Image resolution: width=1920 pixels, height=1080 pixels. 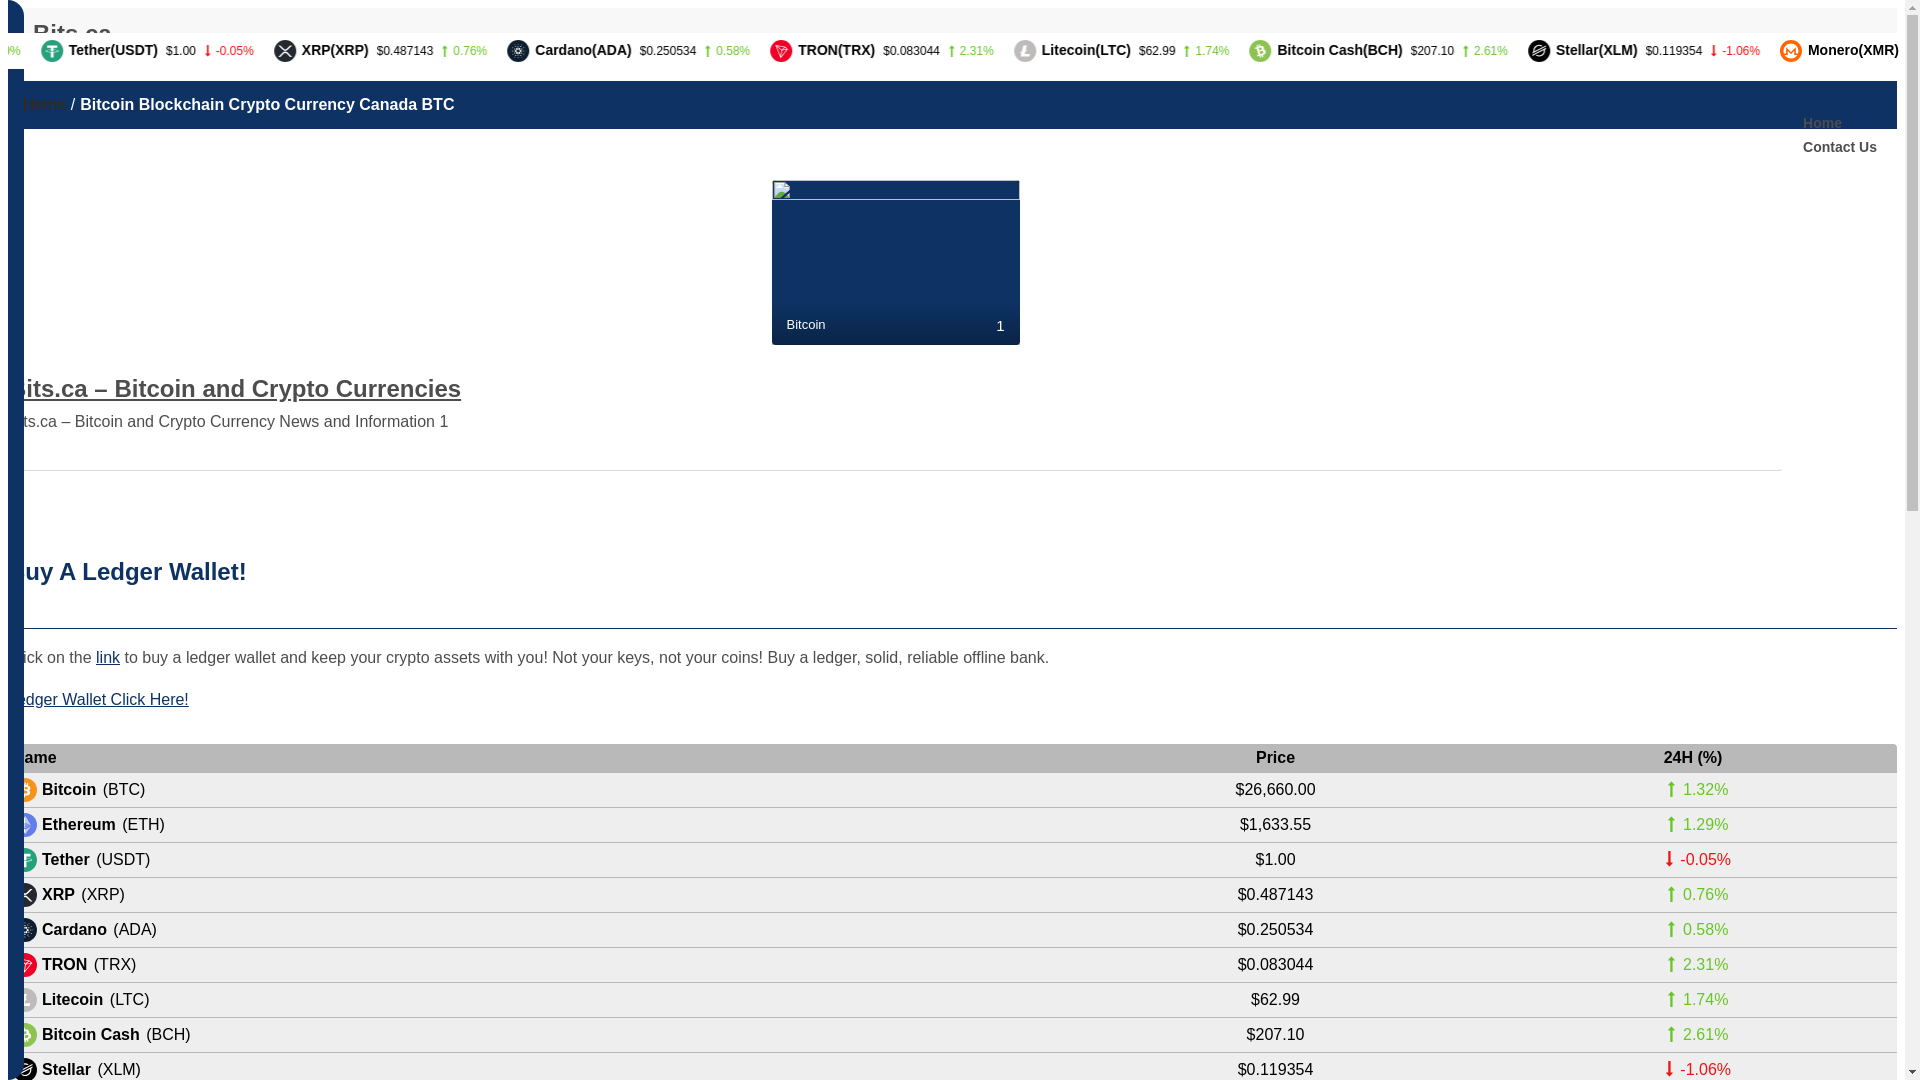 I want to click on 'Home', so click(x=44, y=104).